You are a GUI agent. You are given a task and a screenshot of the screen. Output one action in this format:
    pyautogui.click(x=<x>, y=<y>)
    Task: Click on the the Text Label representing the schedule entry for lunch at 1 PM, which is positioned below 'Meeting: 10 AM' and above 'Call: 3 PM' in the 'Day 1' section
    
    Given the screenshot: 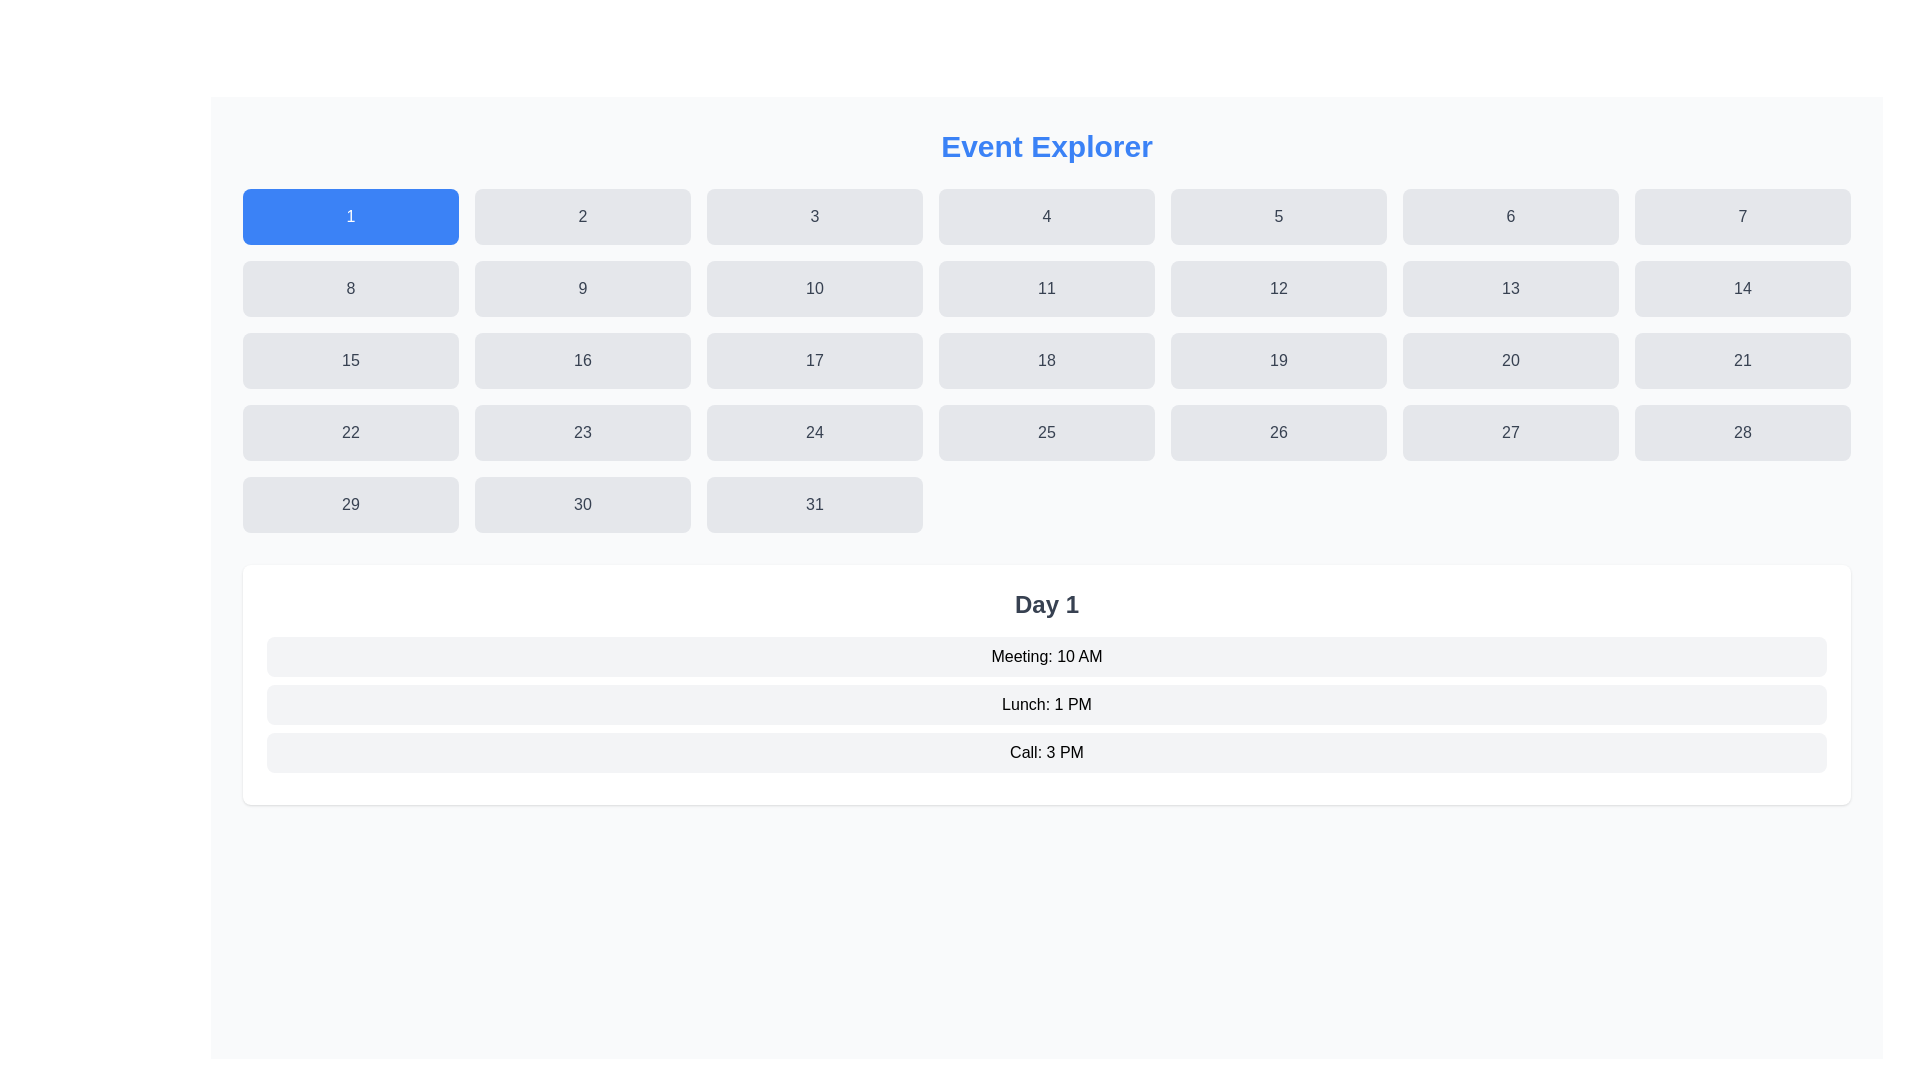 What is the action you would take?
    pyautogui.click(x=1045, y=704)
    